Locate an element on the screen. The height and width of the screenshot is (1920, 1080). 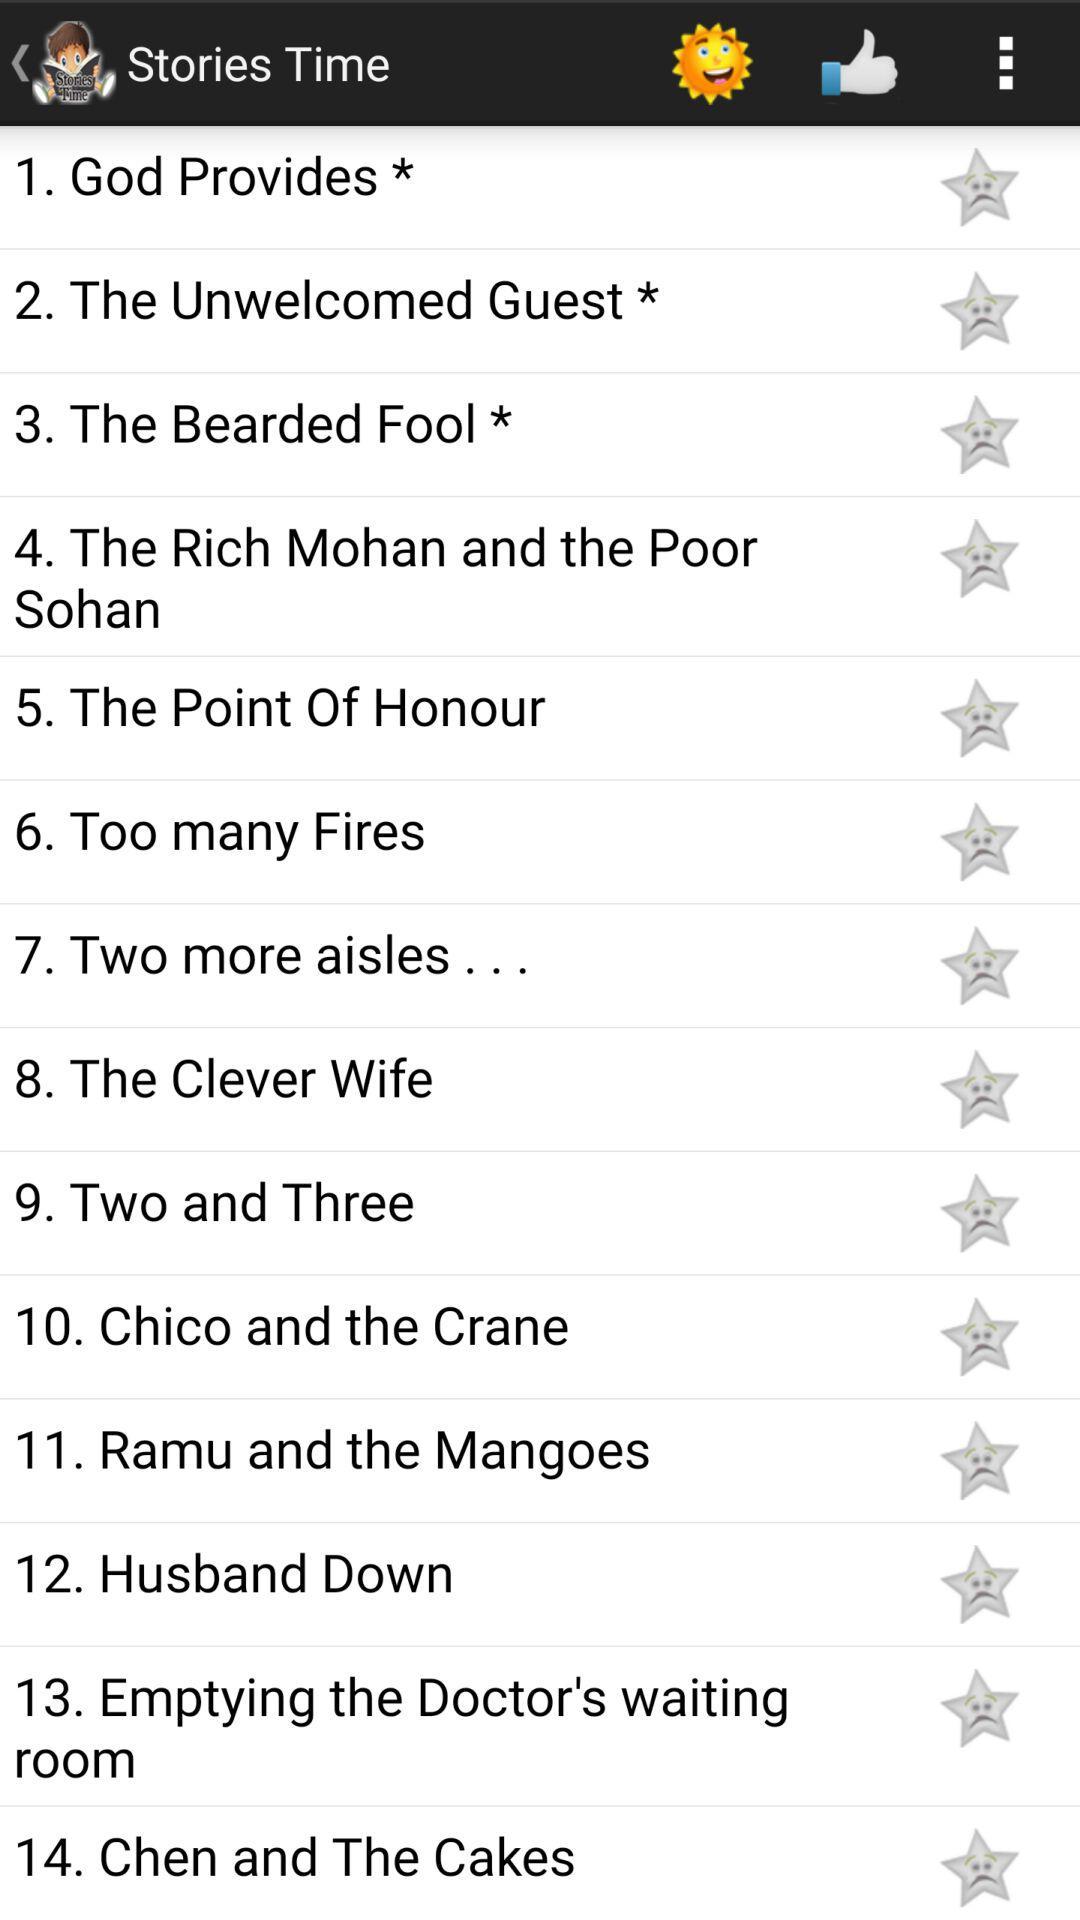
mark a star for husband down is located at coordinates (978, 1583).